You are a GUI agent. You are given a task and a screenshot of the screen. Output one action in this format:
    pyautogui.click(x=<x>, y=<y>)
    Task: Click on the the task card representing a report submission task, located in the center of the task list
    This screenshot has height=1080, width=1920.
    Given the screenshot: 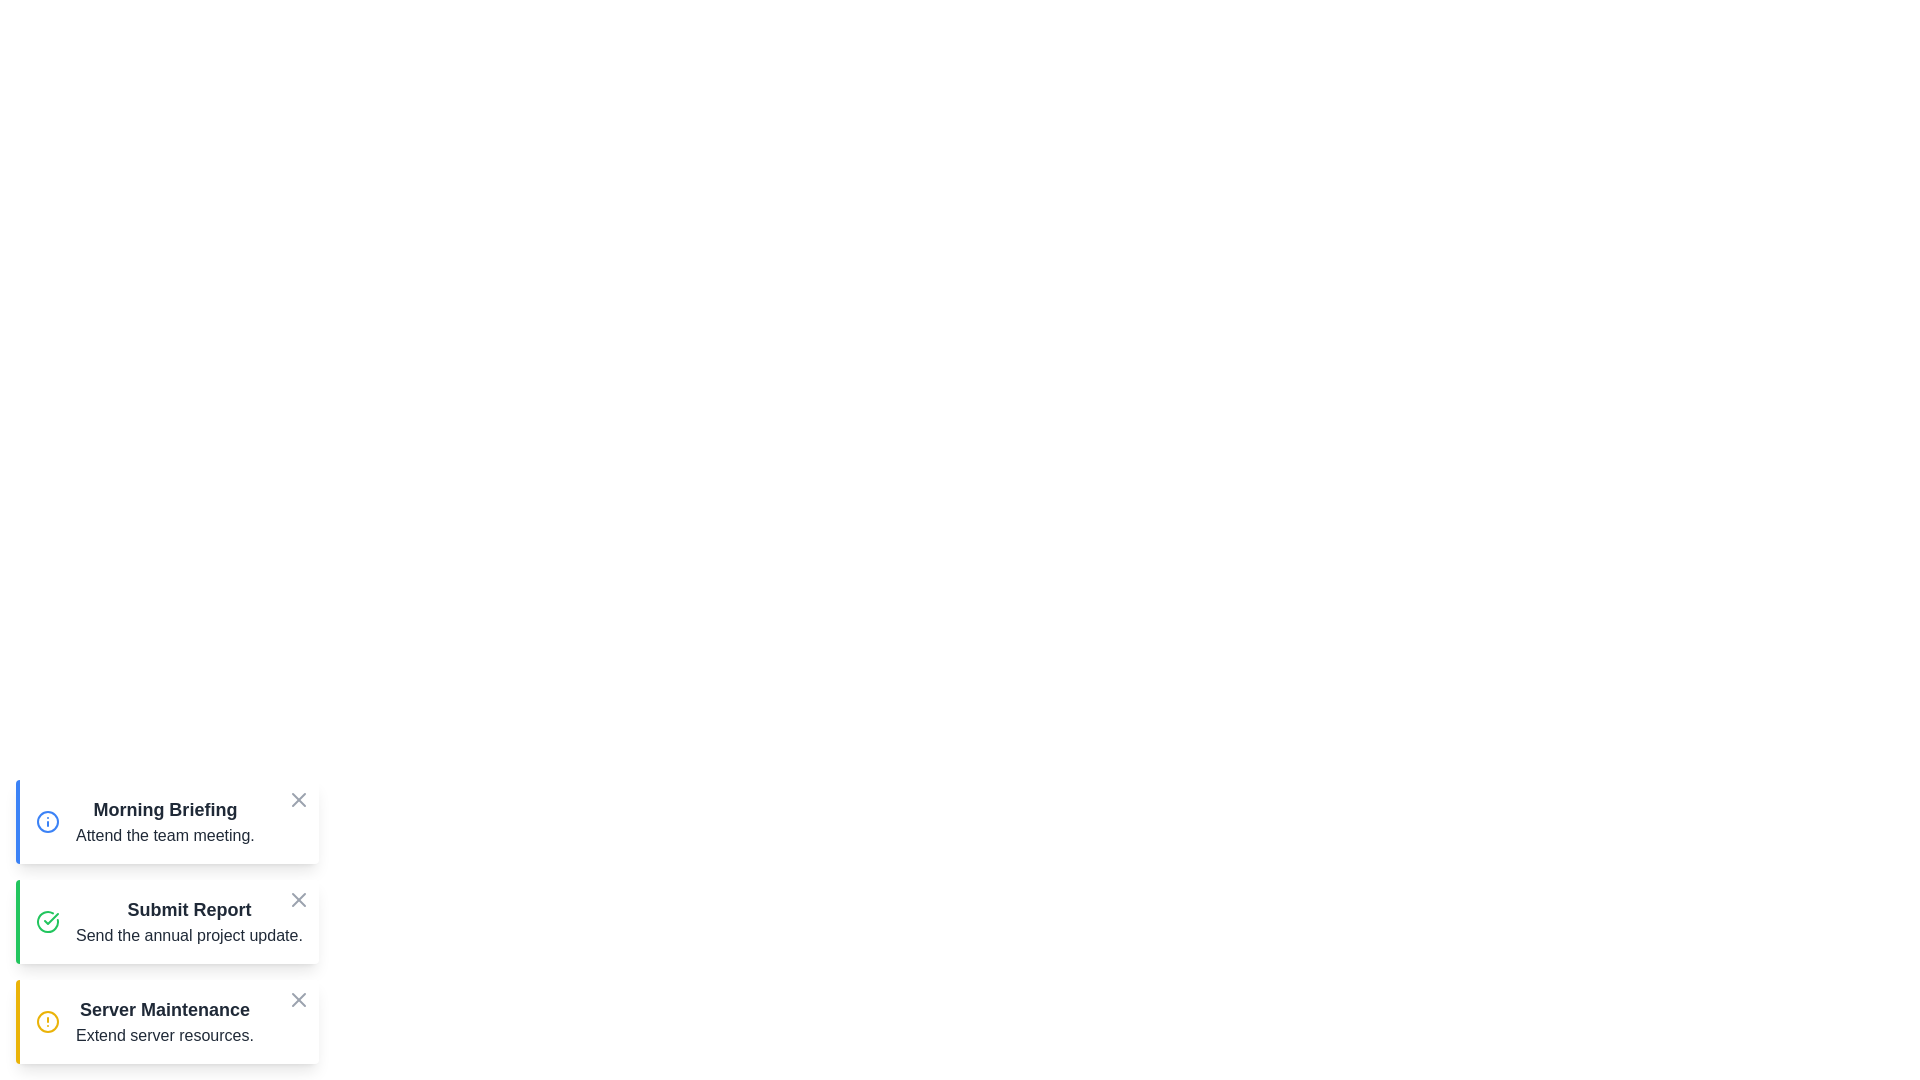 What is the action you would take?
    pyautogui.click(x=189, y=921)
    